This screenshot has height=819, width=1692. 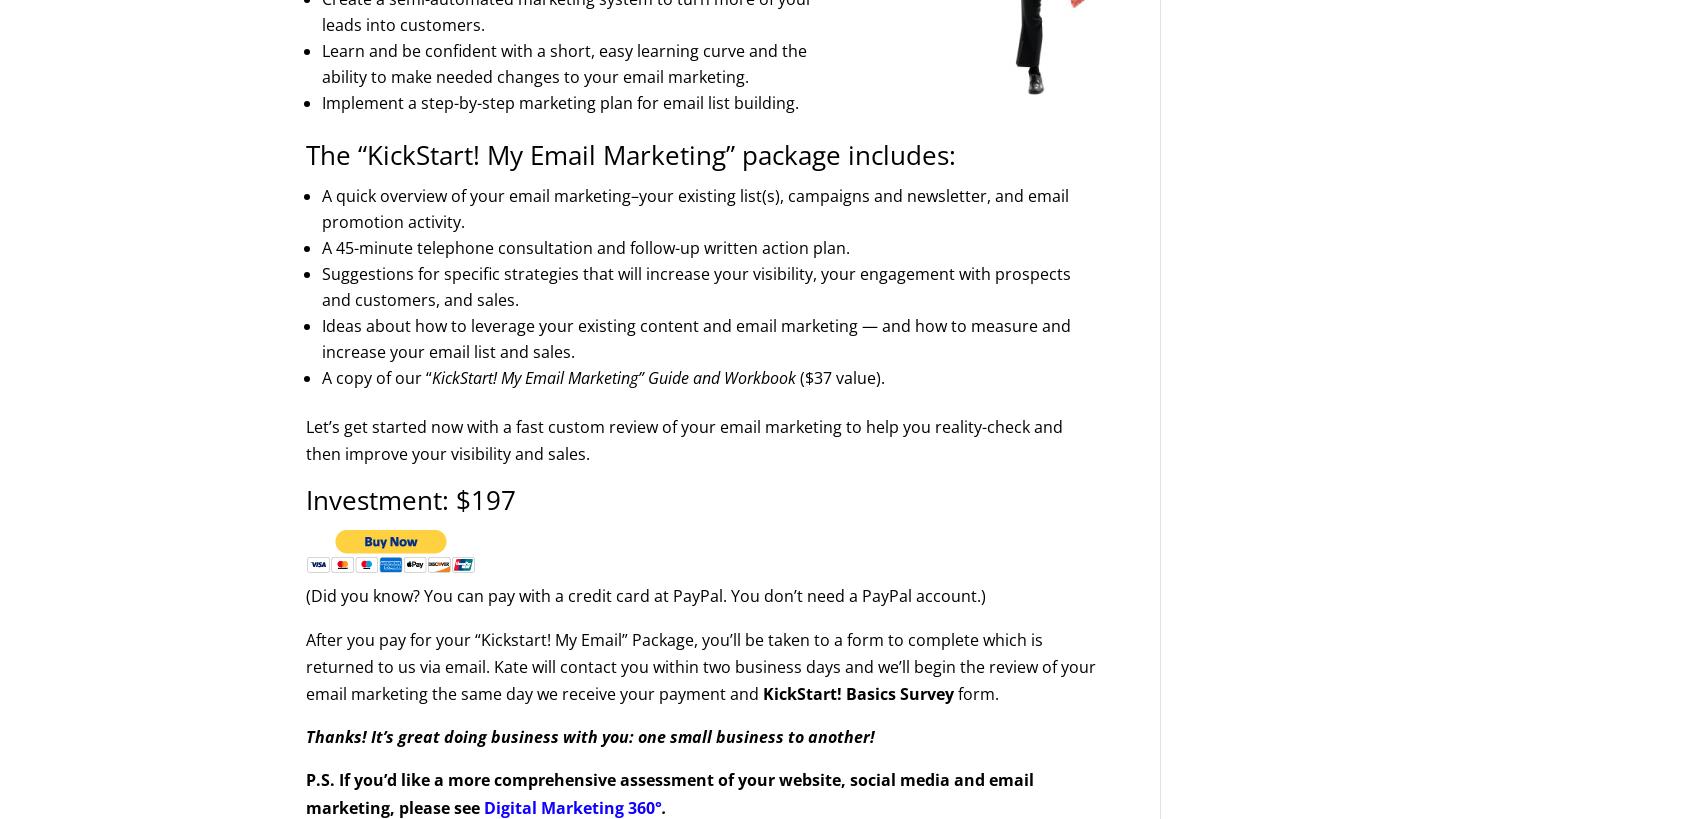 I want to click on '(Did you know? You can pay with a credit card at PayPal. You don’t need a PayPal account.)', so click(x=305, y=594).